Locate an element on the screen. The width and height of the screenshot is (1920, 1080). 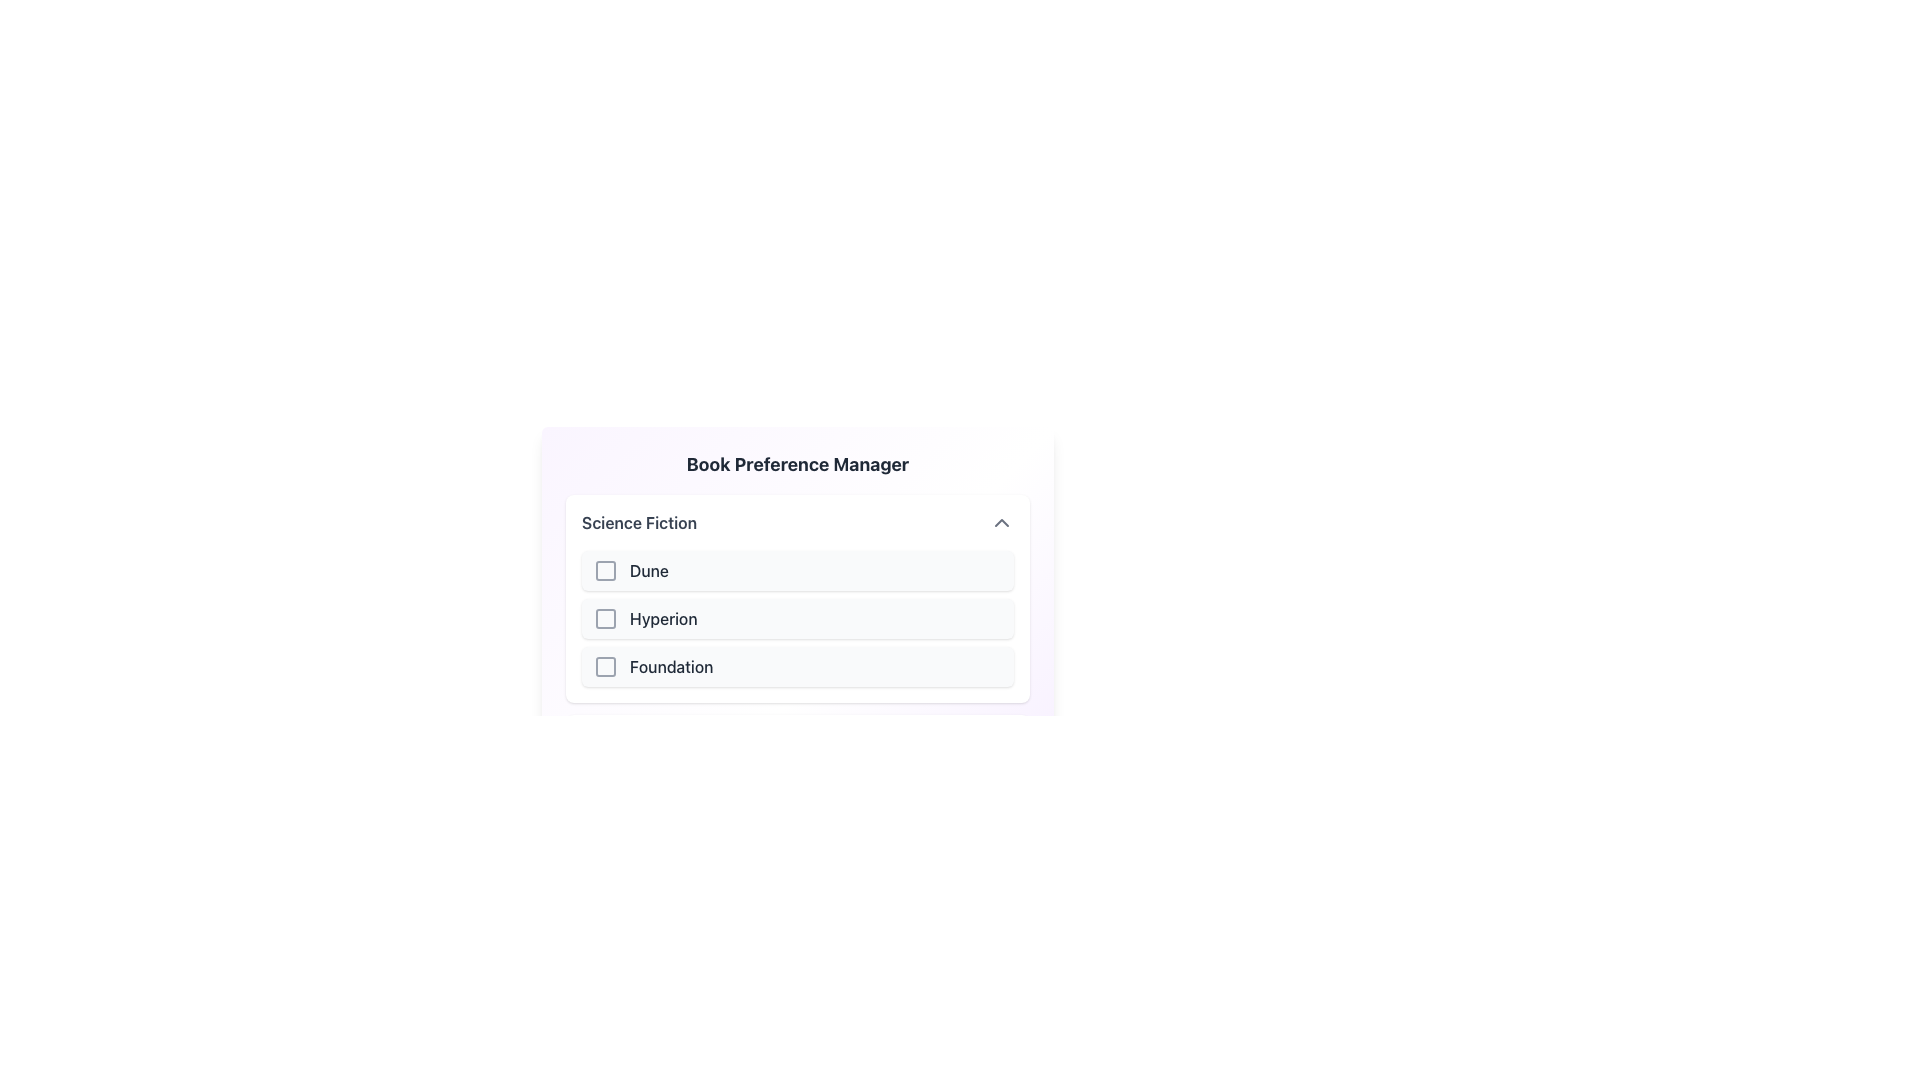
the checkbox is located at coordinates (604, 667).